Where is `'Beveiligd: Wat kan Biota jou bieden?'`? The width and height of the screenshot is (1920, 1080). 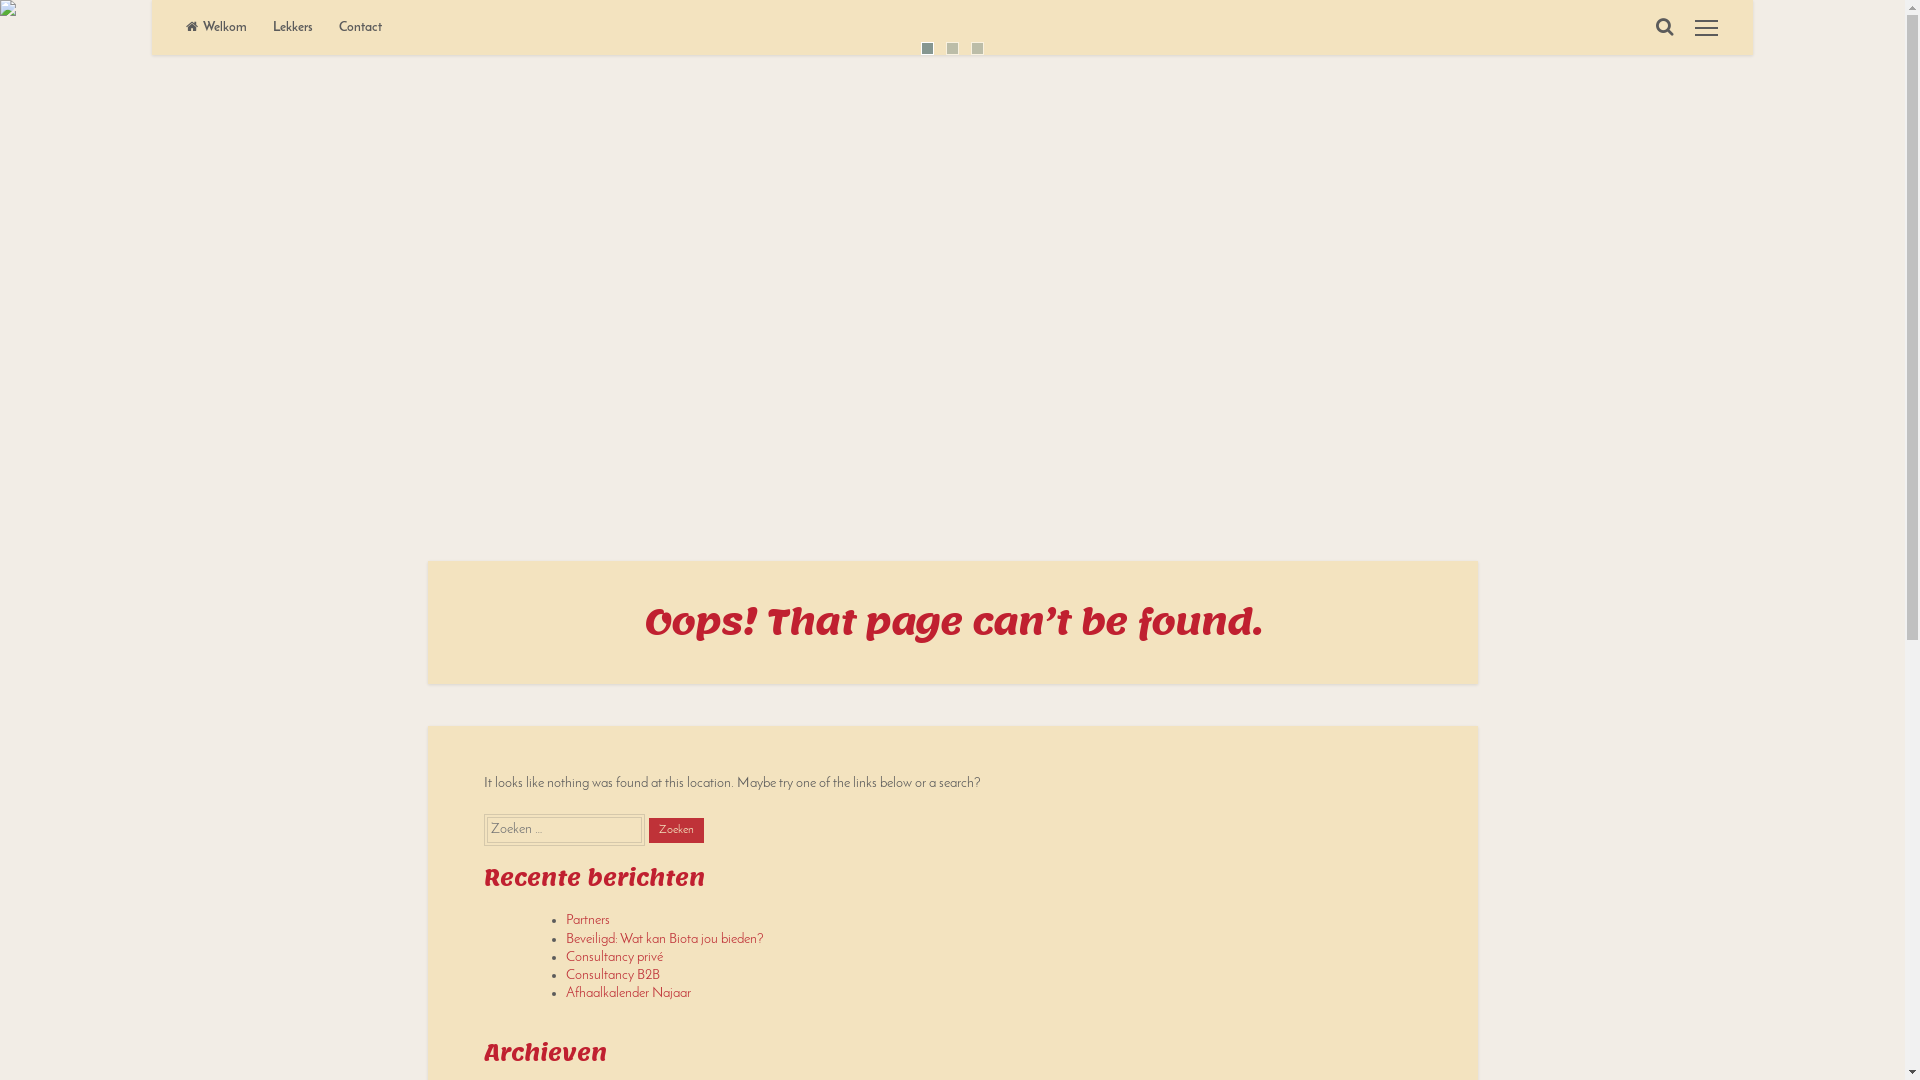 'Beveiligd: Wat kan Biota jou bieden?' is located at coordinates (665, 939).